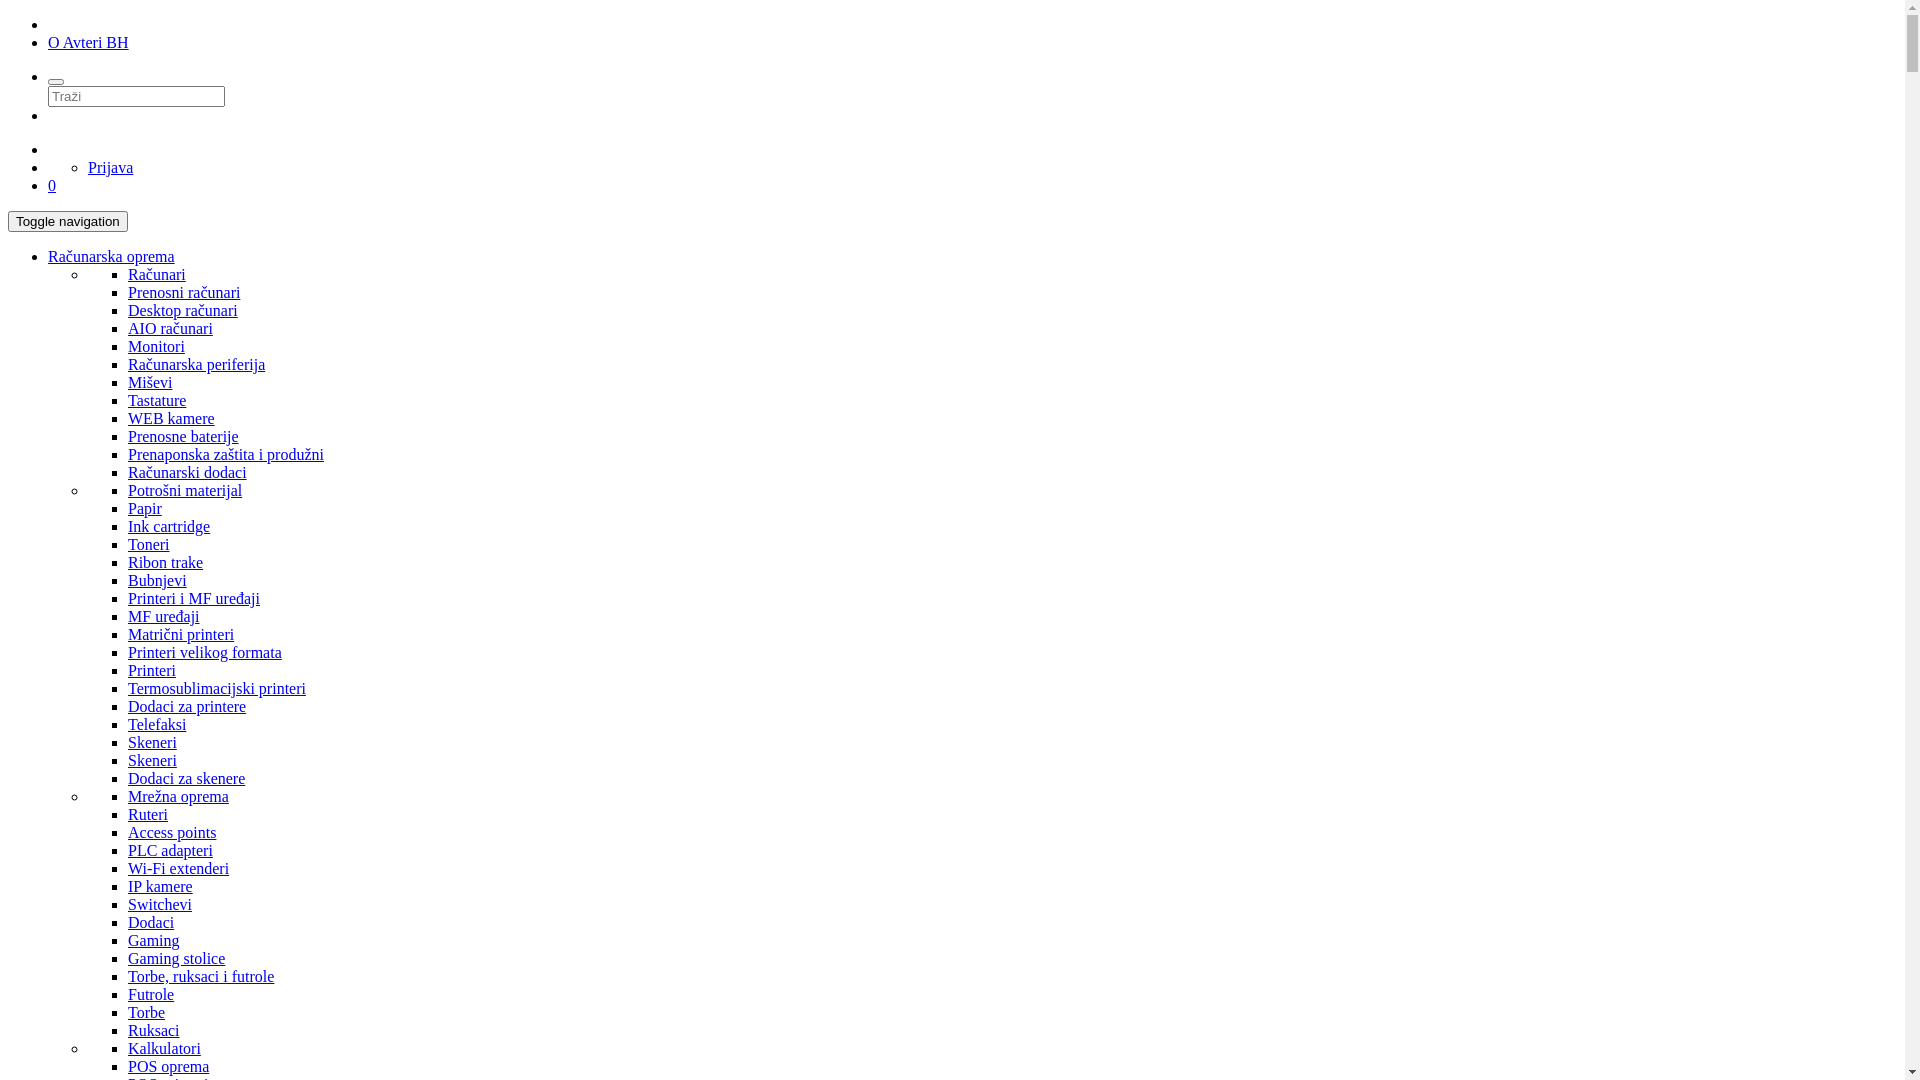  What do you see at coordinates (48, 42) in the screenshot?
I see `'O Avteri BH'` at bounding box center [48, 42].